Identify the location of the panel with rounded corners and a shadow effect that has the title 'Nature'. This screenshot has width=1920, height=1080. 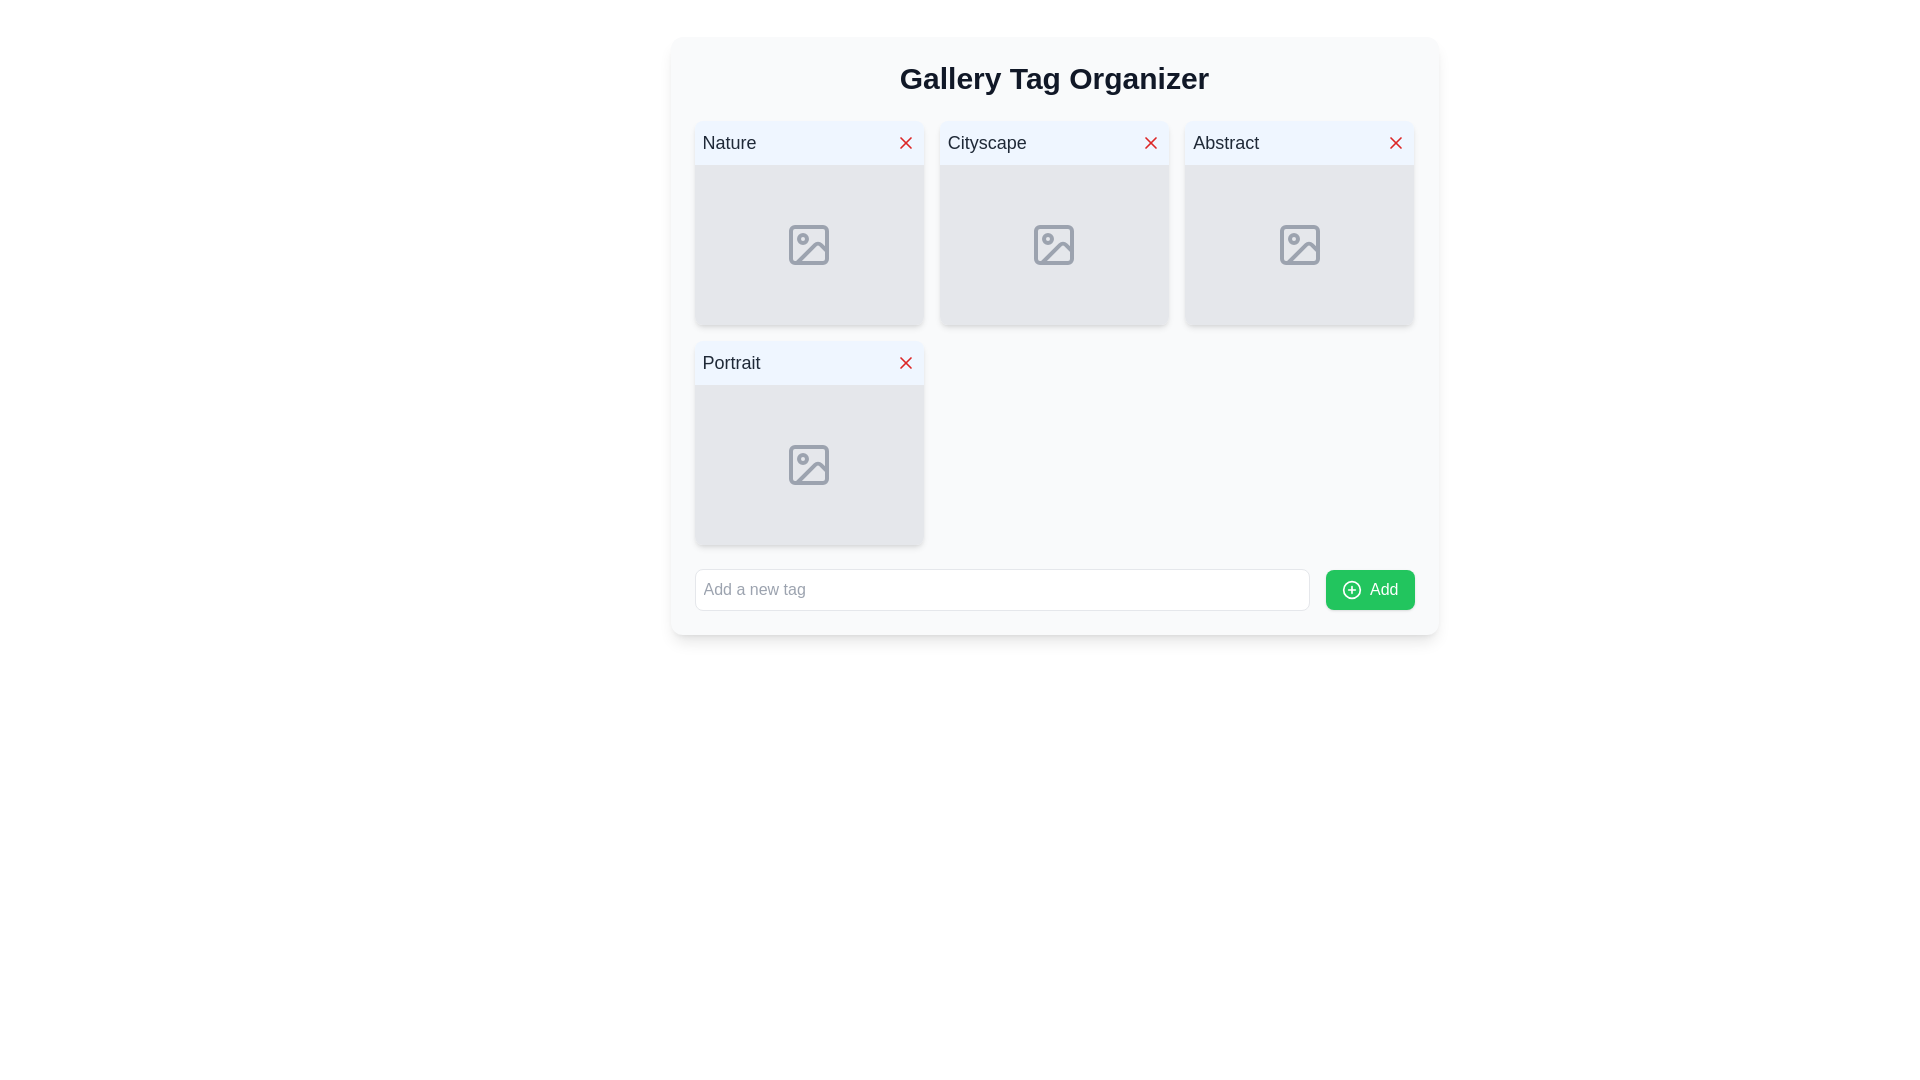
(809, 223).